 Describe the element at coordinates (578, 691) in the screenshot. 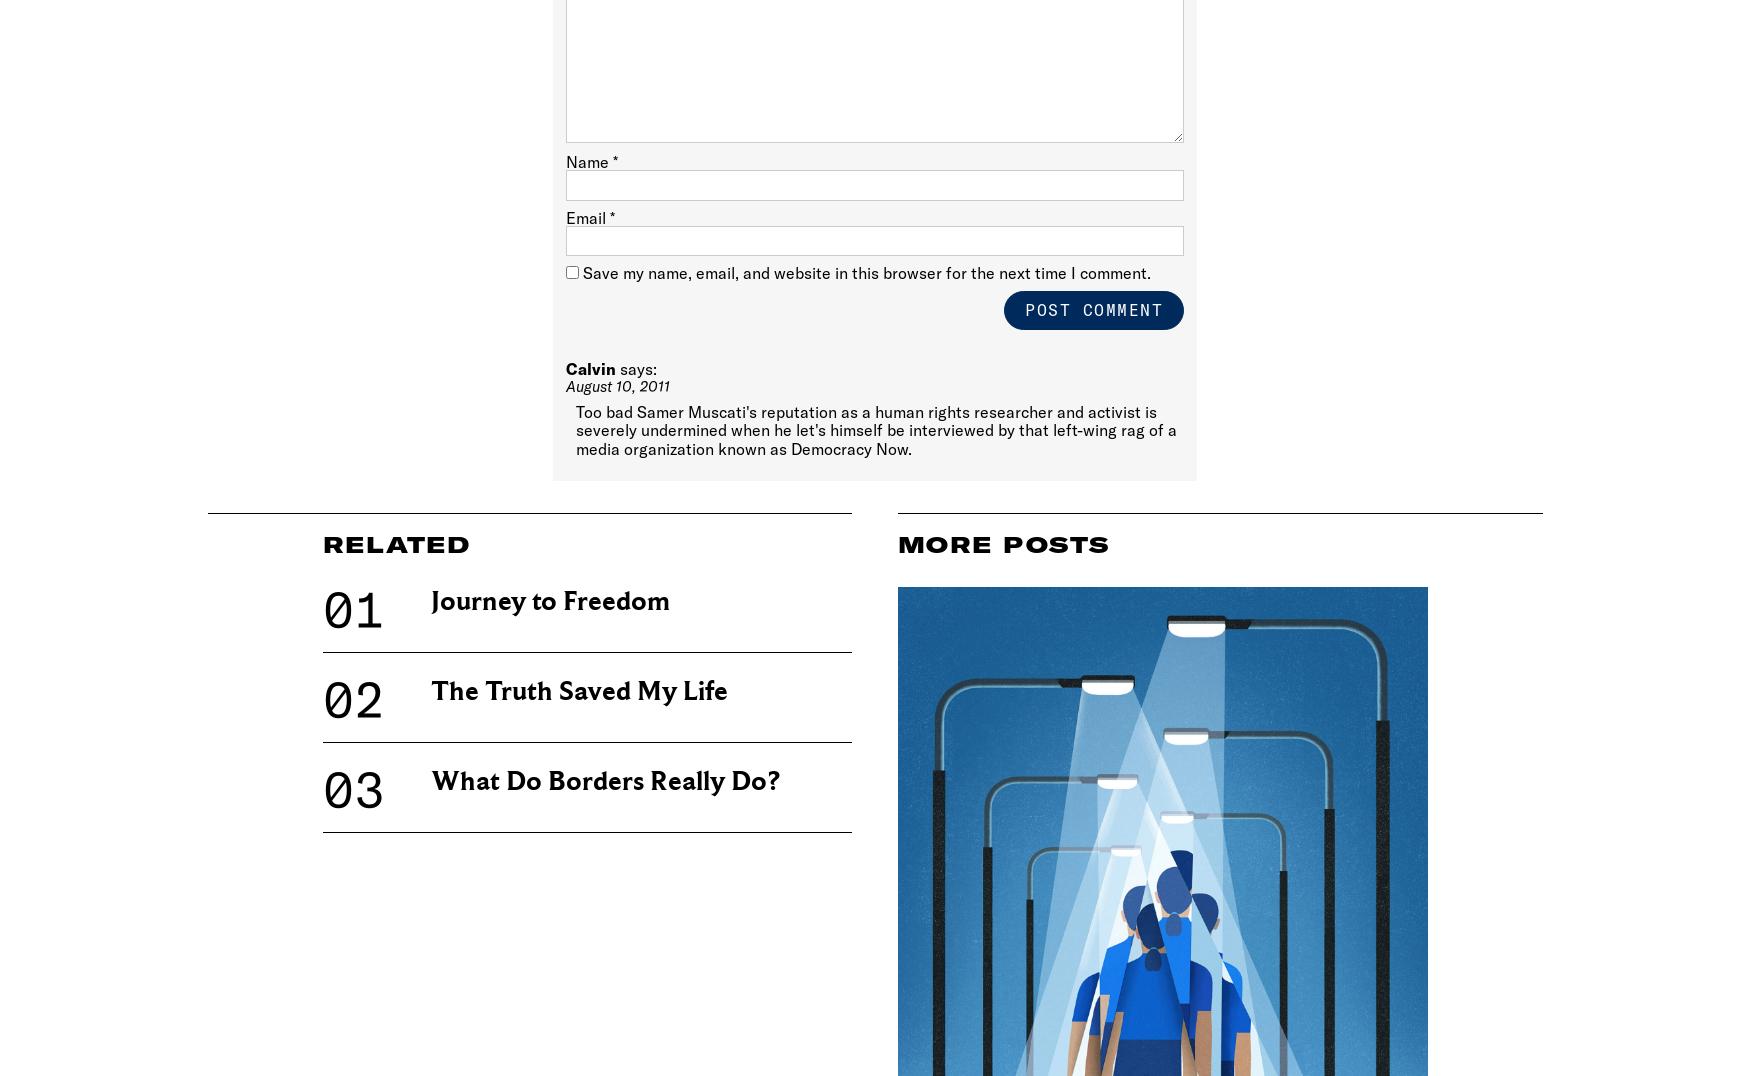

I see `'The Truth Saved My Life'` at that location.